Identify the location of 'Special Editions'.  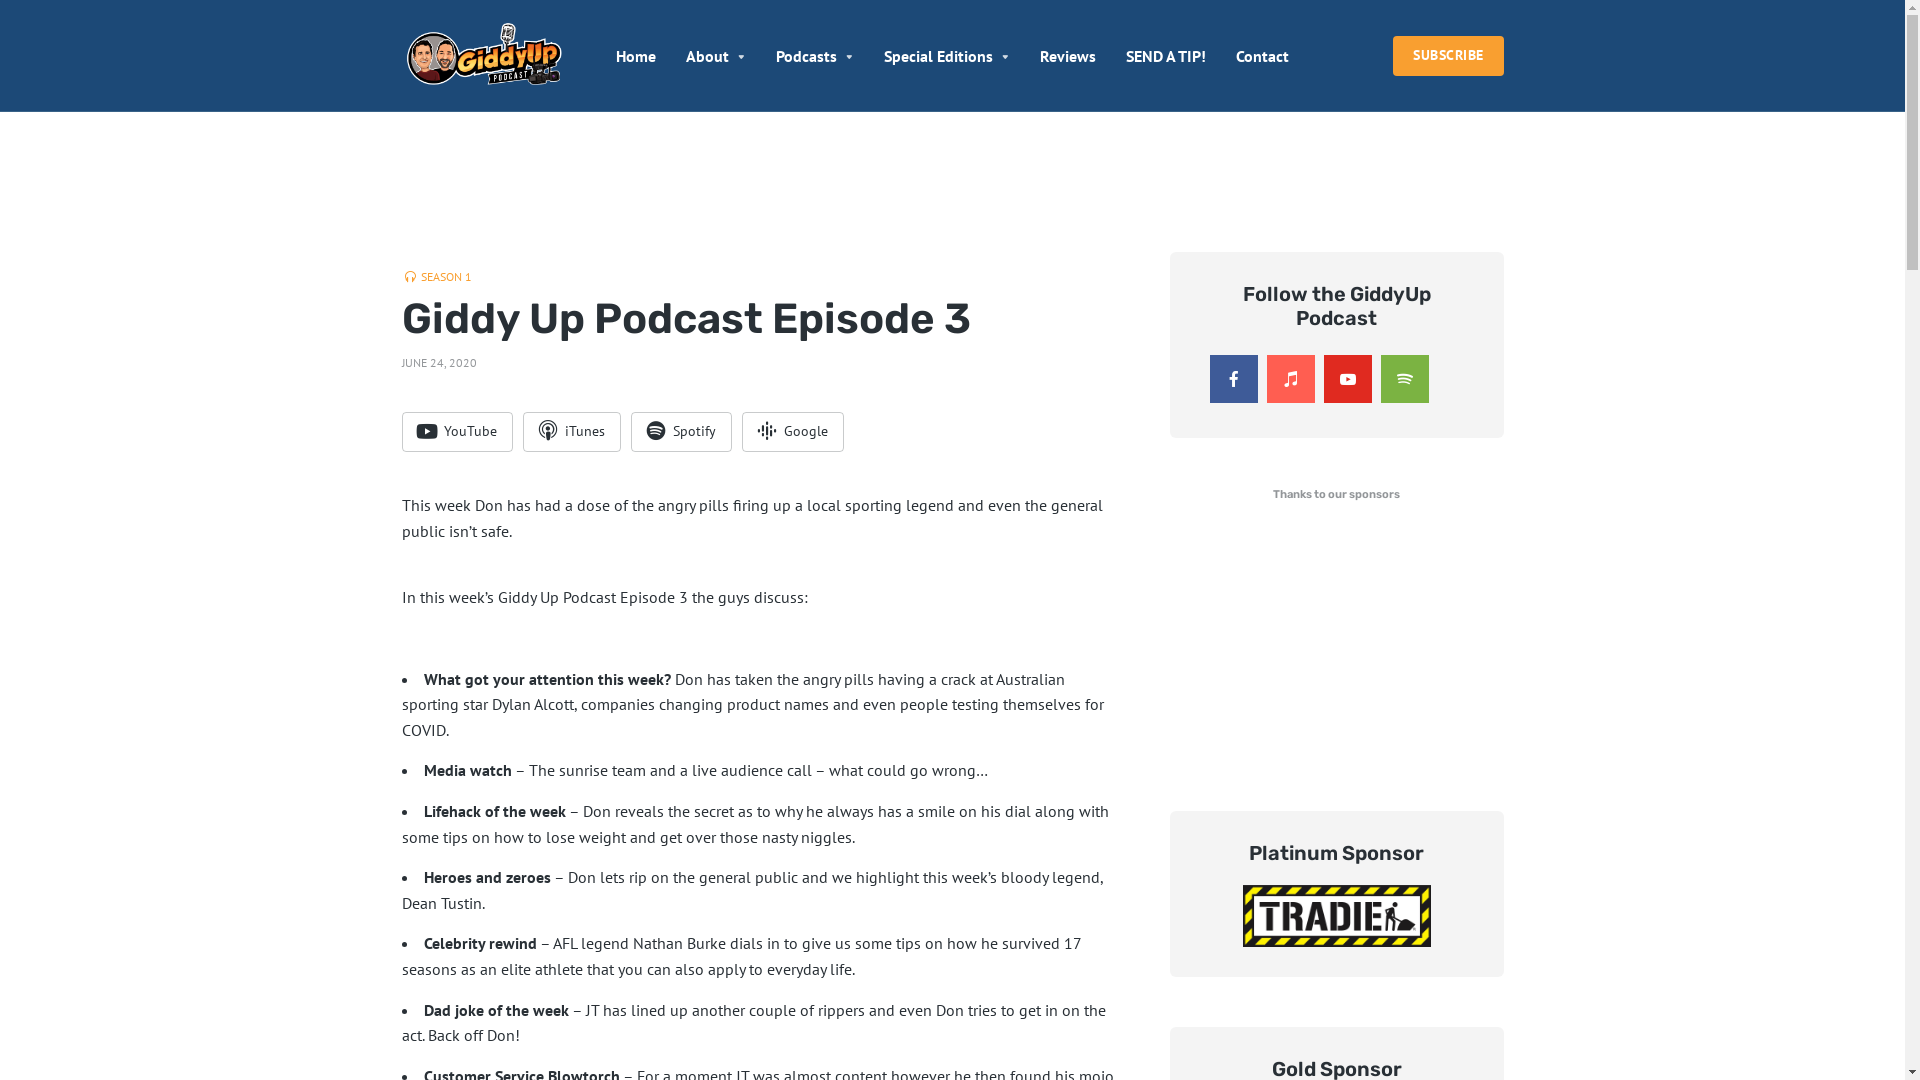
(882, 55).